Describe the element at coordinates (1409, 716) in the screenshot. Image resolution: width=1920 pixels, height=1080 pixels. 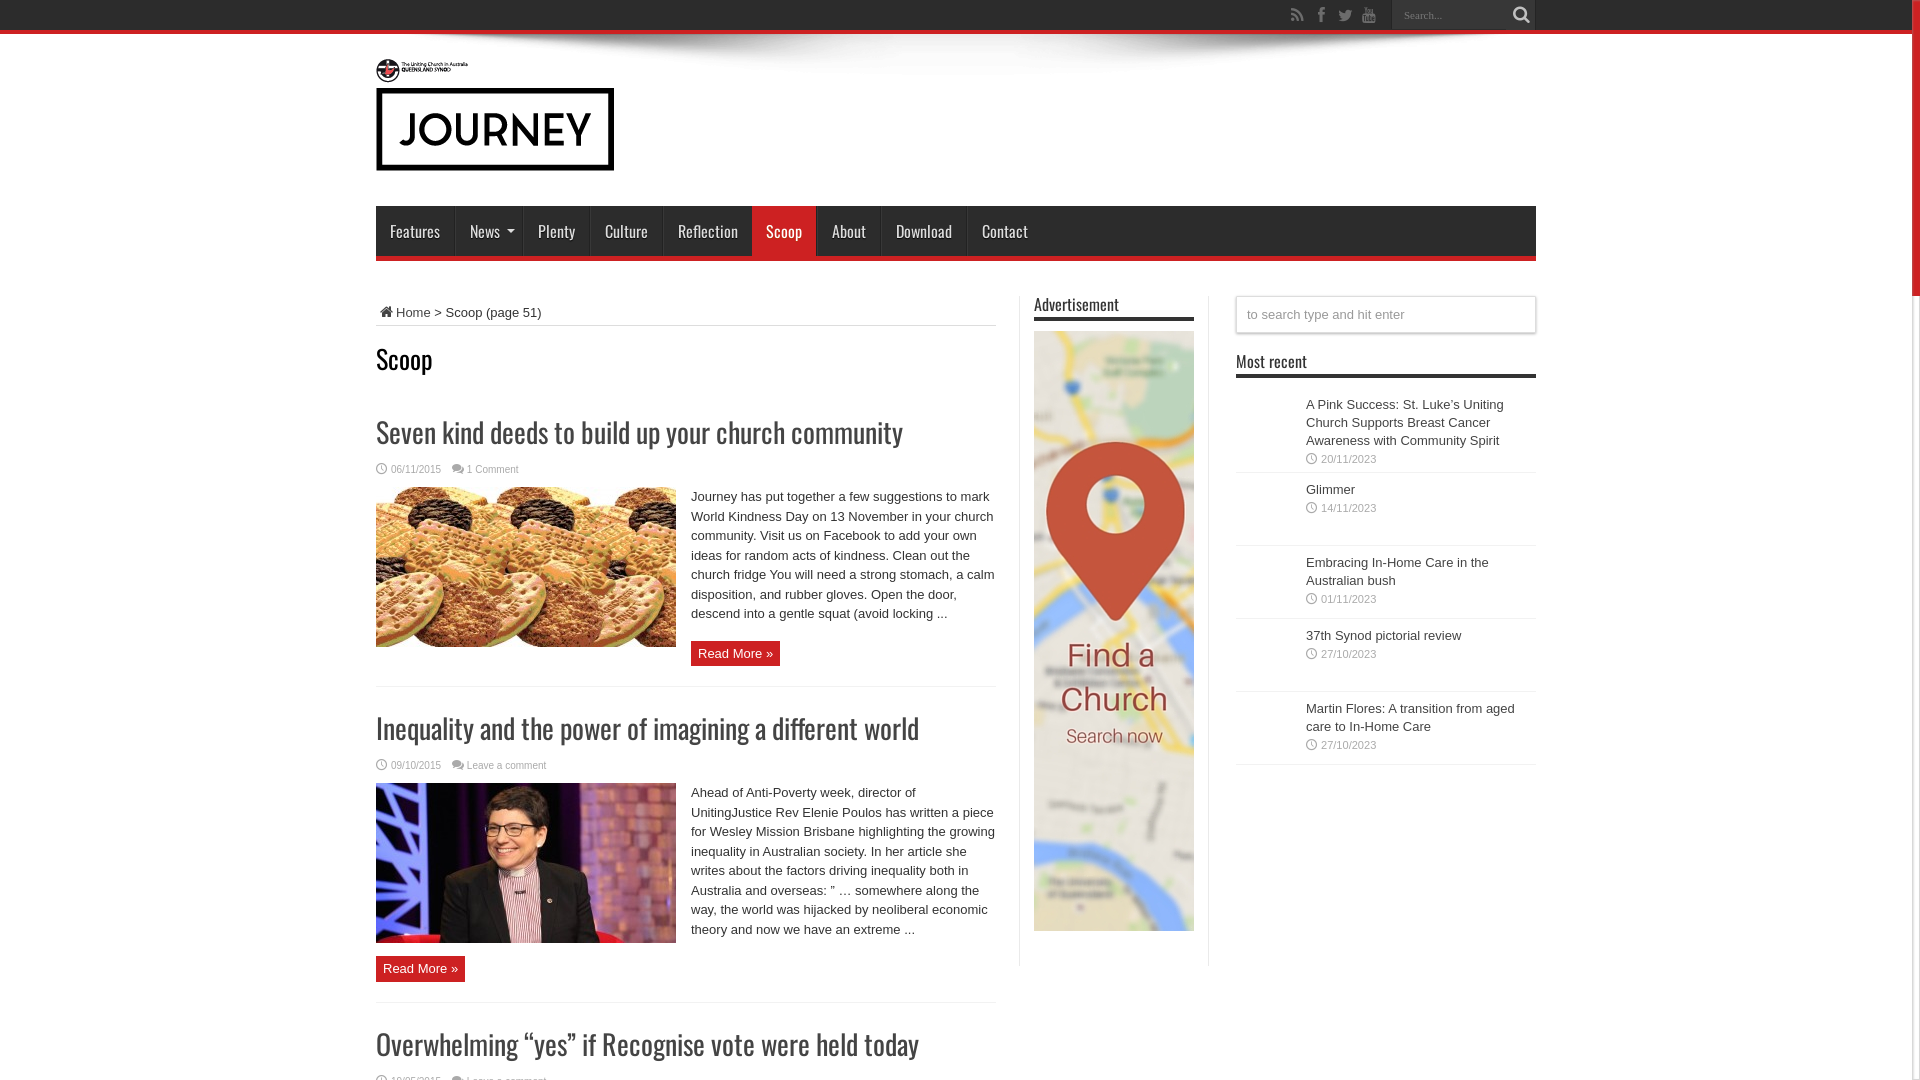
I see `'Martin Flores: A transition from aged care to In-Home Care'` at that location.